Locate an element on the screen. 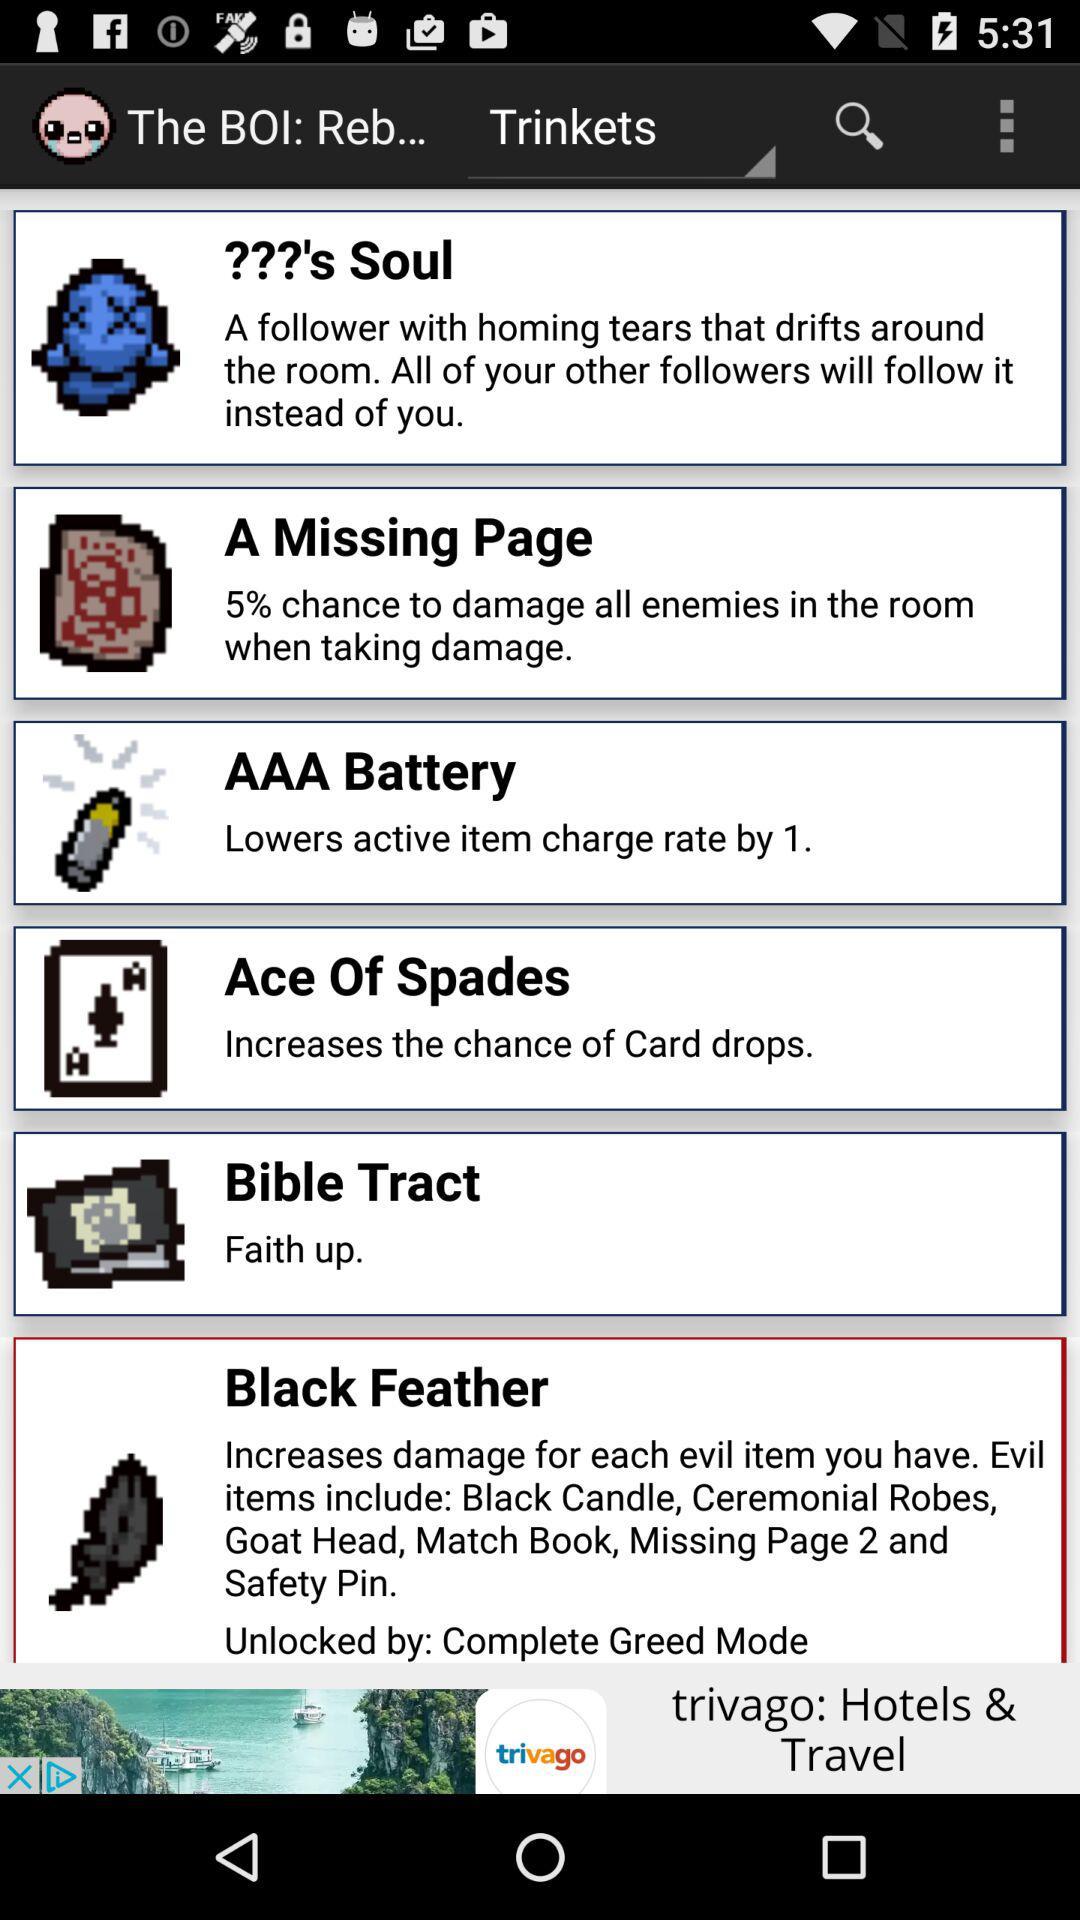  the icon which is before the boi reb on page is located at coordinates (73, 124).